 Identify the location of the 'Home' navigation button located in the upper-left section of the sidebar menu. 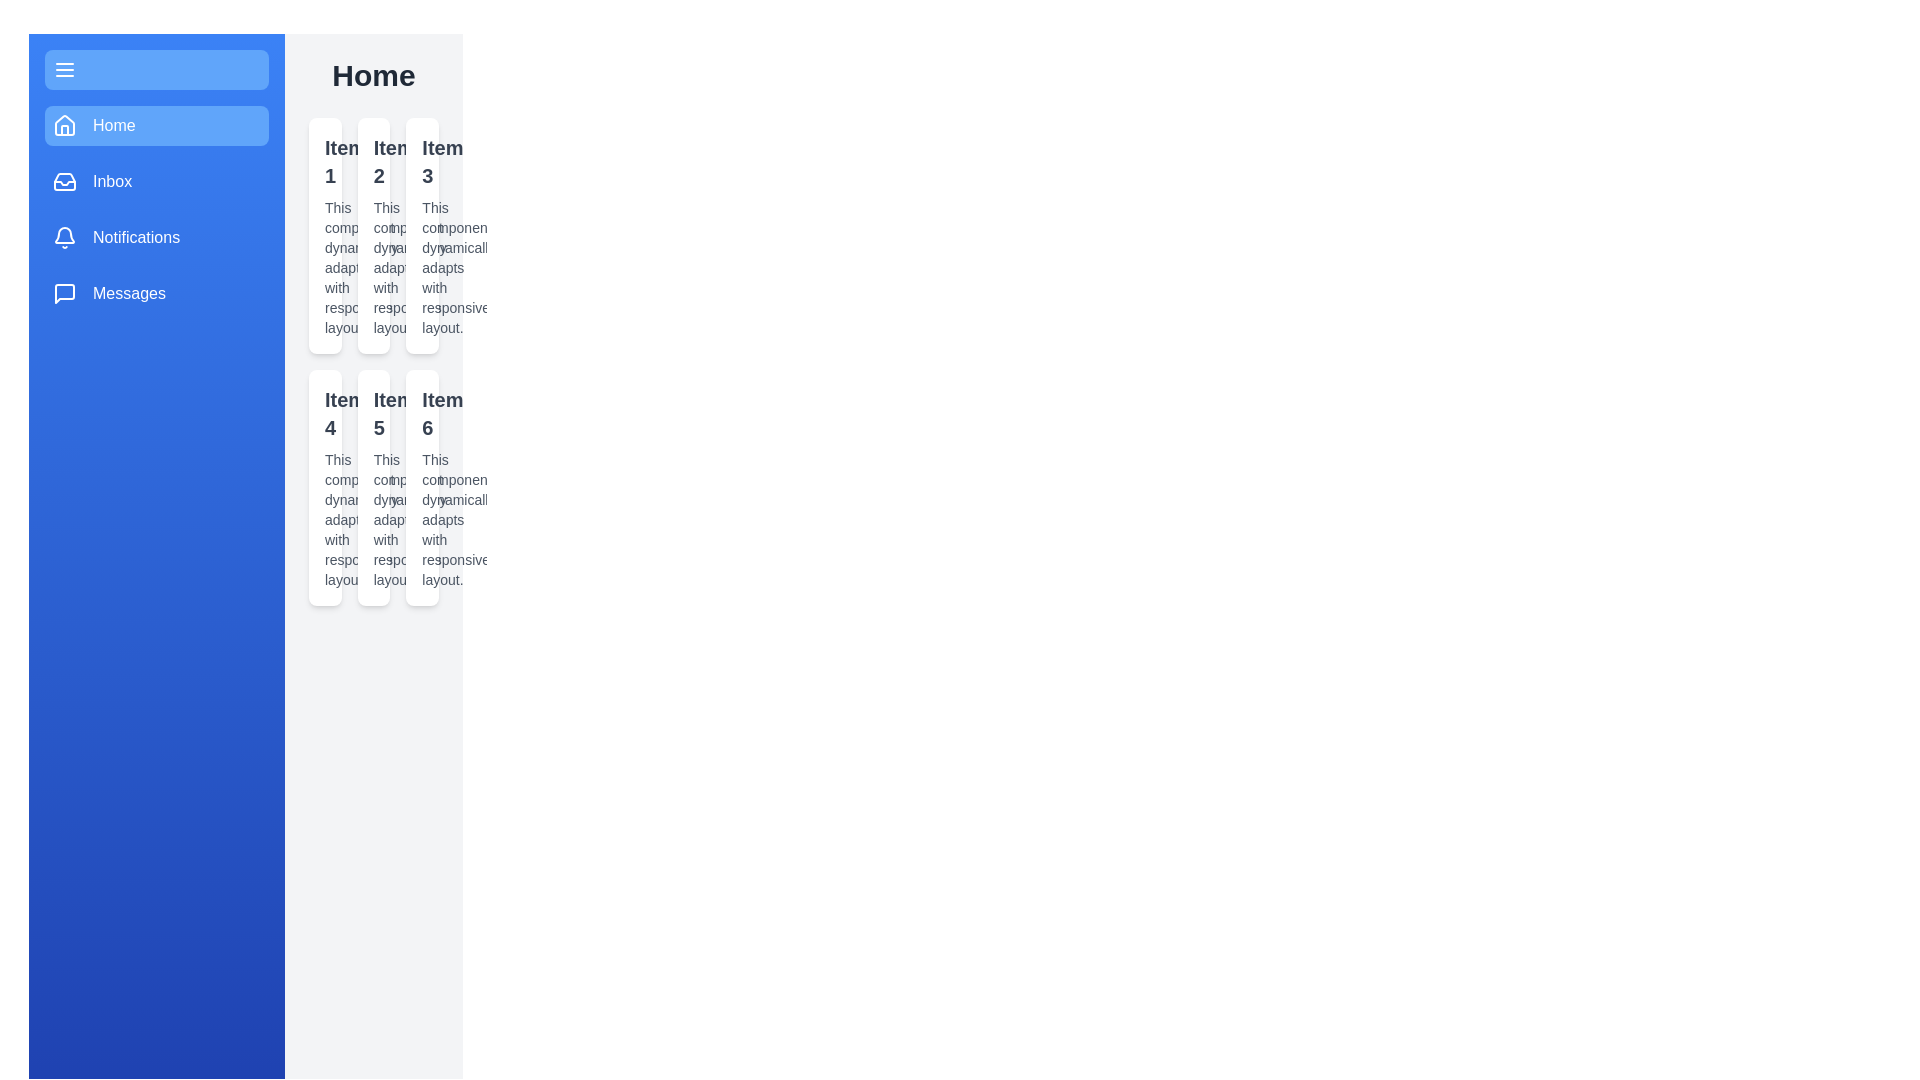
(156, 126).